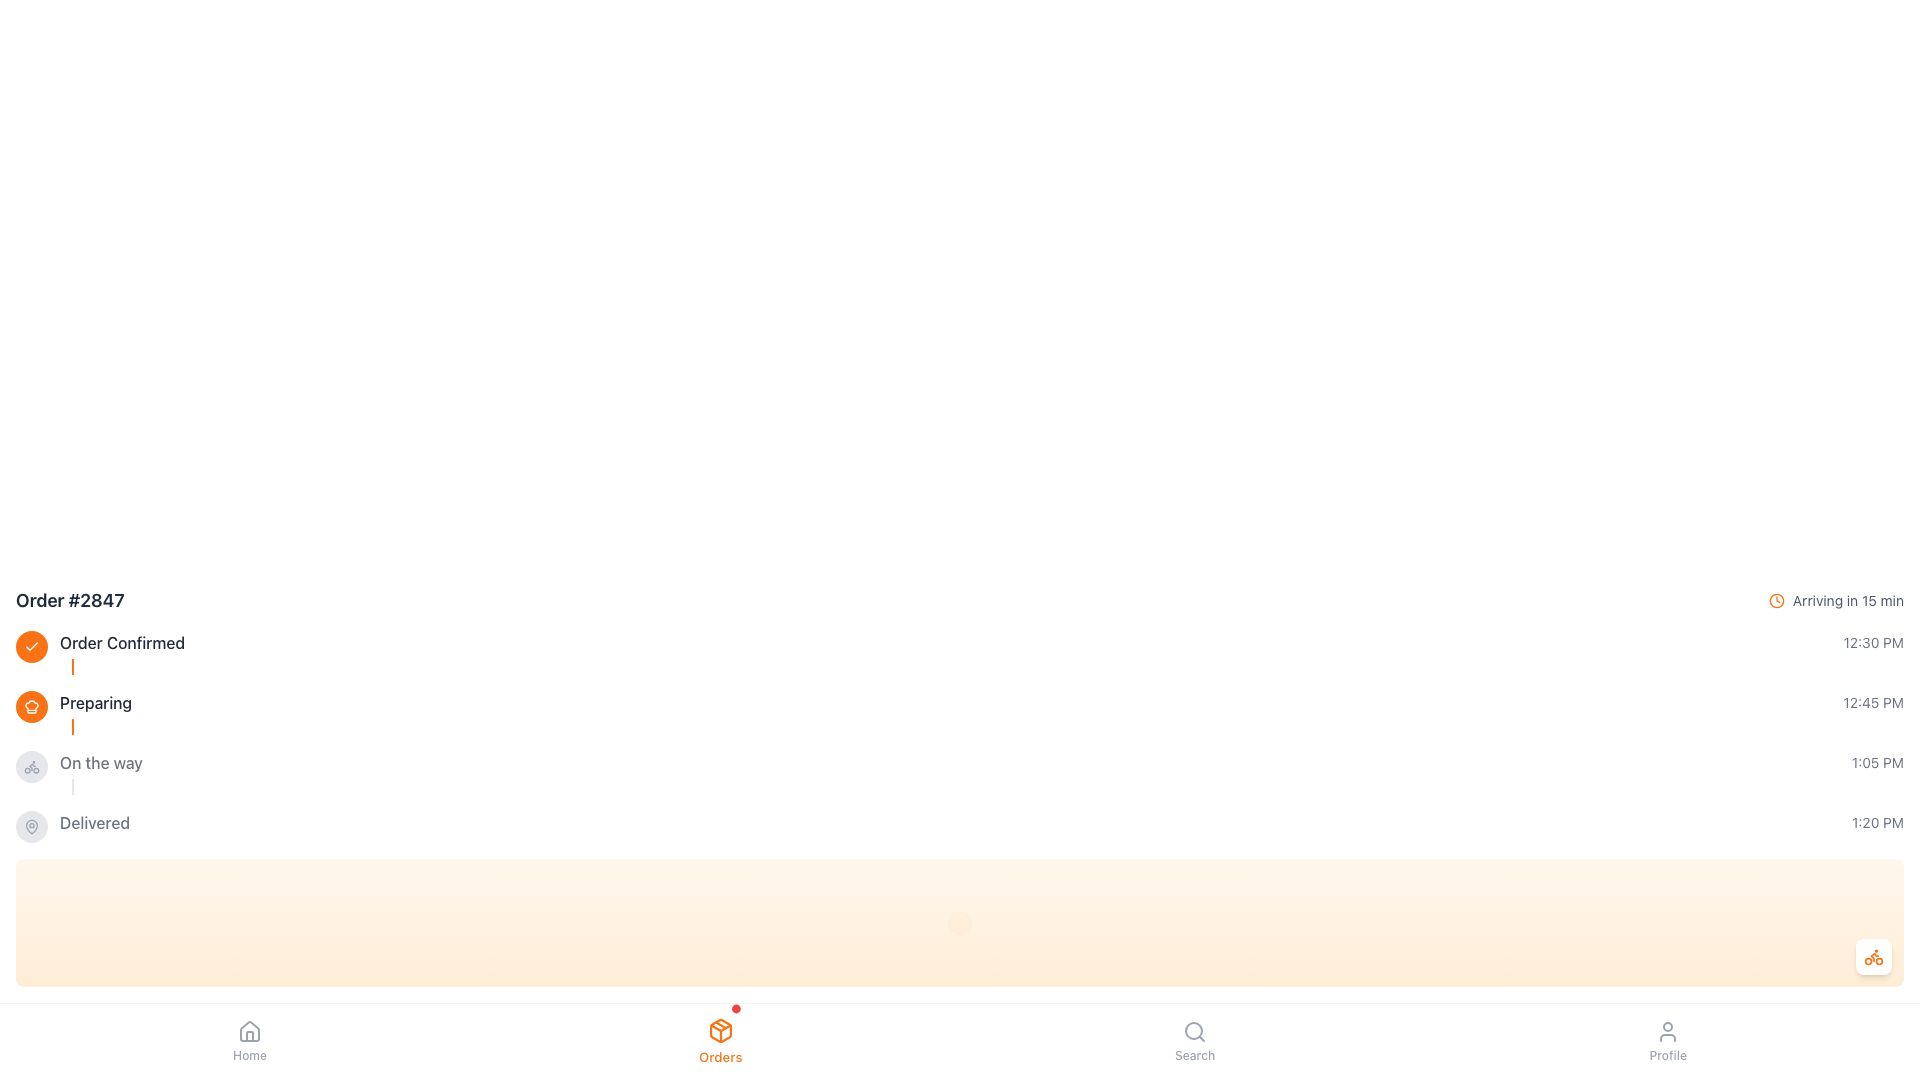 The image size is (1920, 1080). I want to click on the delivery status text label indicating that the order has been delivered, which is the fourth status label in the list under 'Order #2847', so click(94, 822).